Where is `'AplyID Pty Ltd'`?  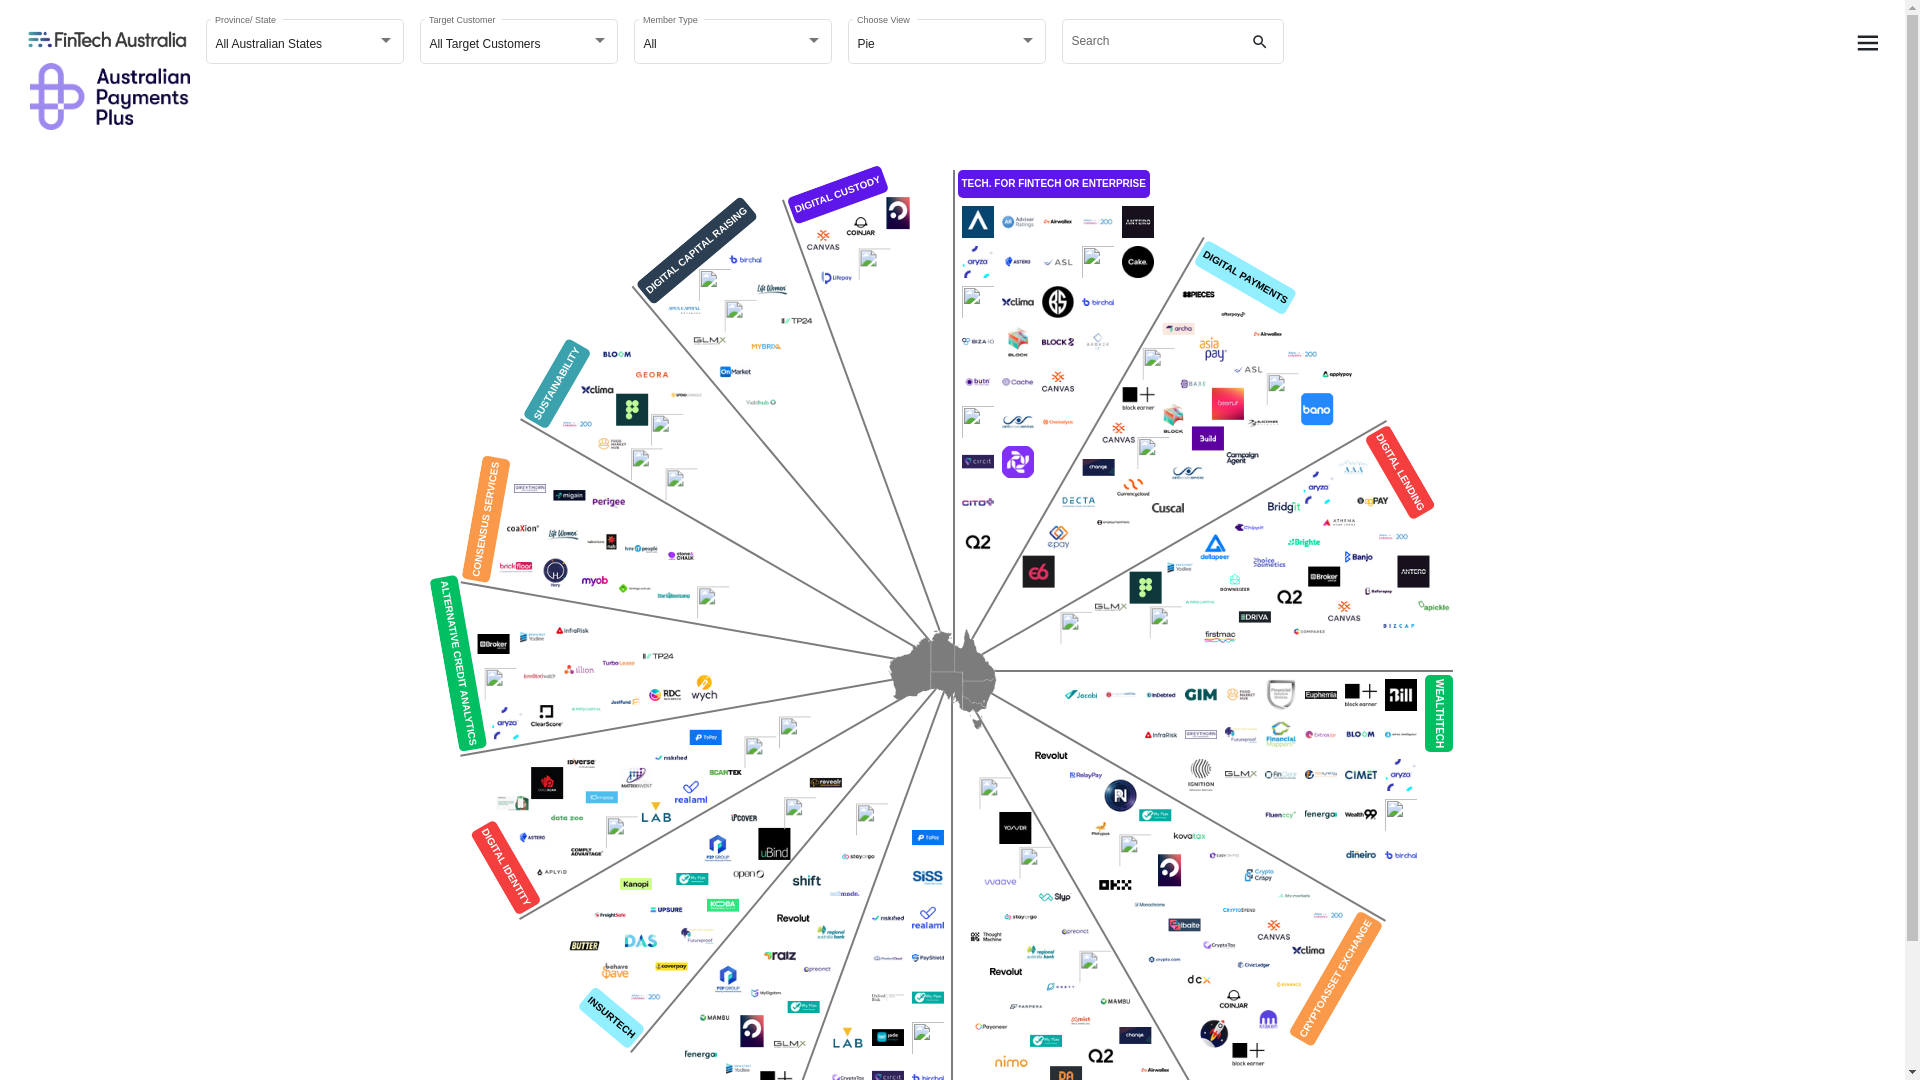 'AplyID Pty Ltd' is located at coordinates (552, 870).